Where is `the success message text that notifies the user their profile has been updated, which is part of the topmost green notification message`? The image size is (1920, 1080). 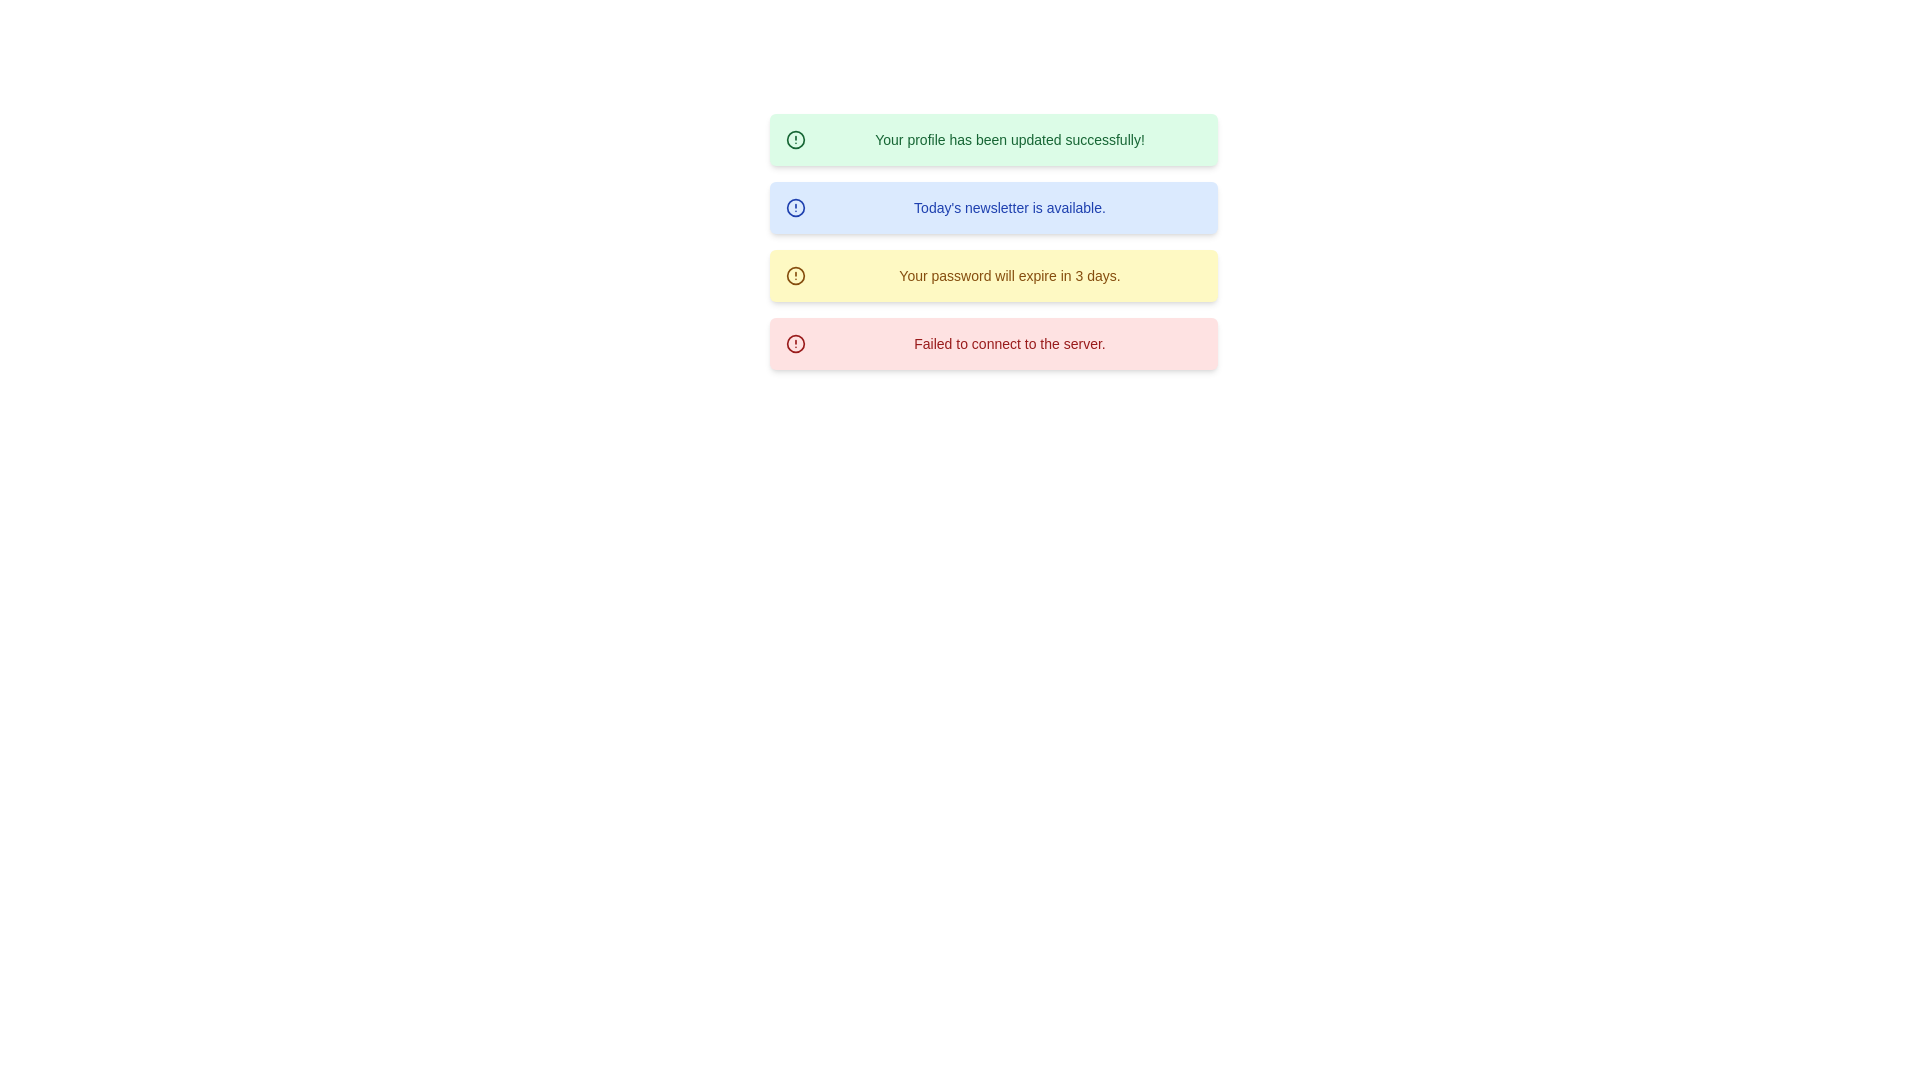
the success message text that notifies the user their profile has been updated, which is part of the topmost green notification message is located at coordinates (1009, 138).